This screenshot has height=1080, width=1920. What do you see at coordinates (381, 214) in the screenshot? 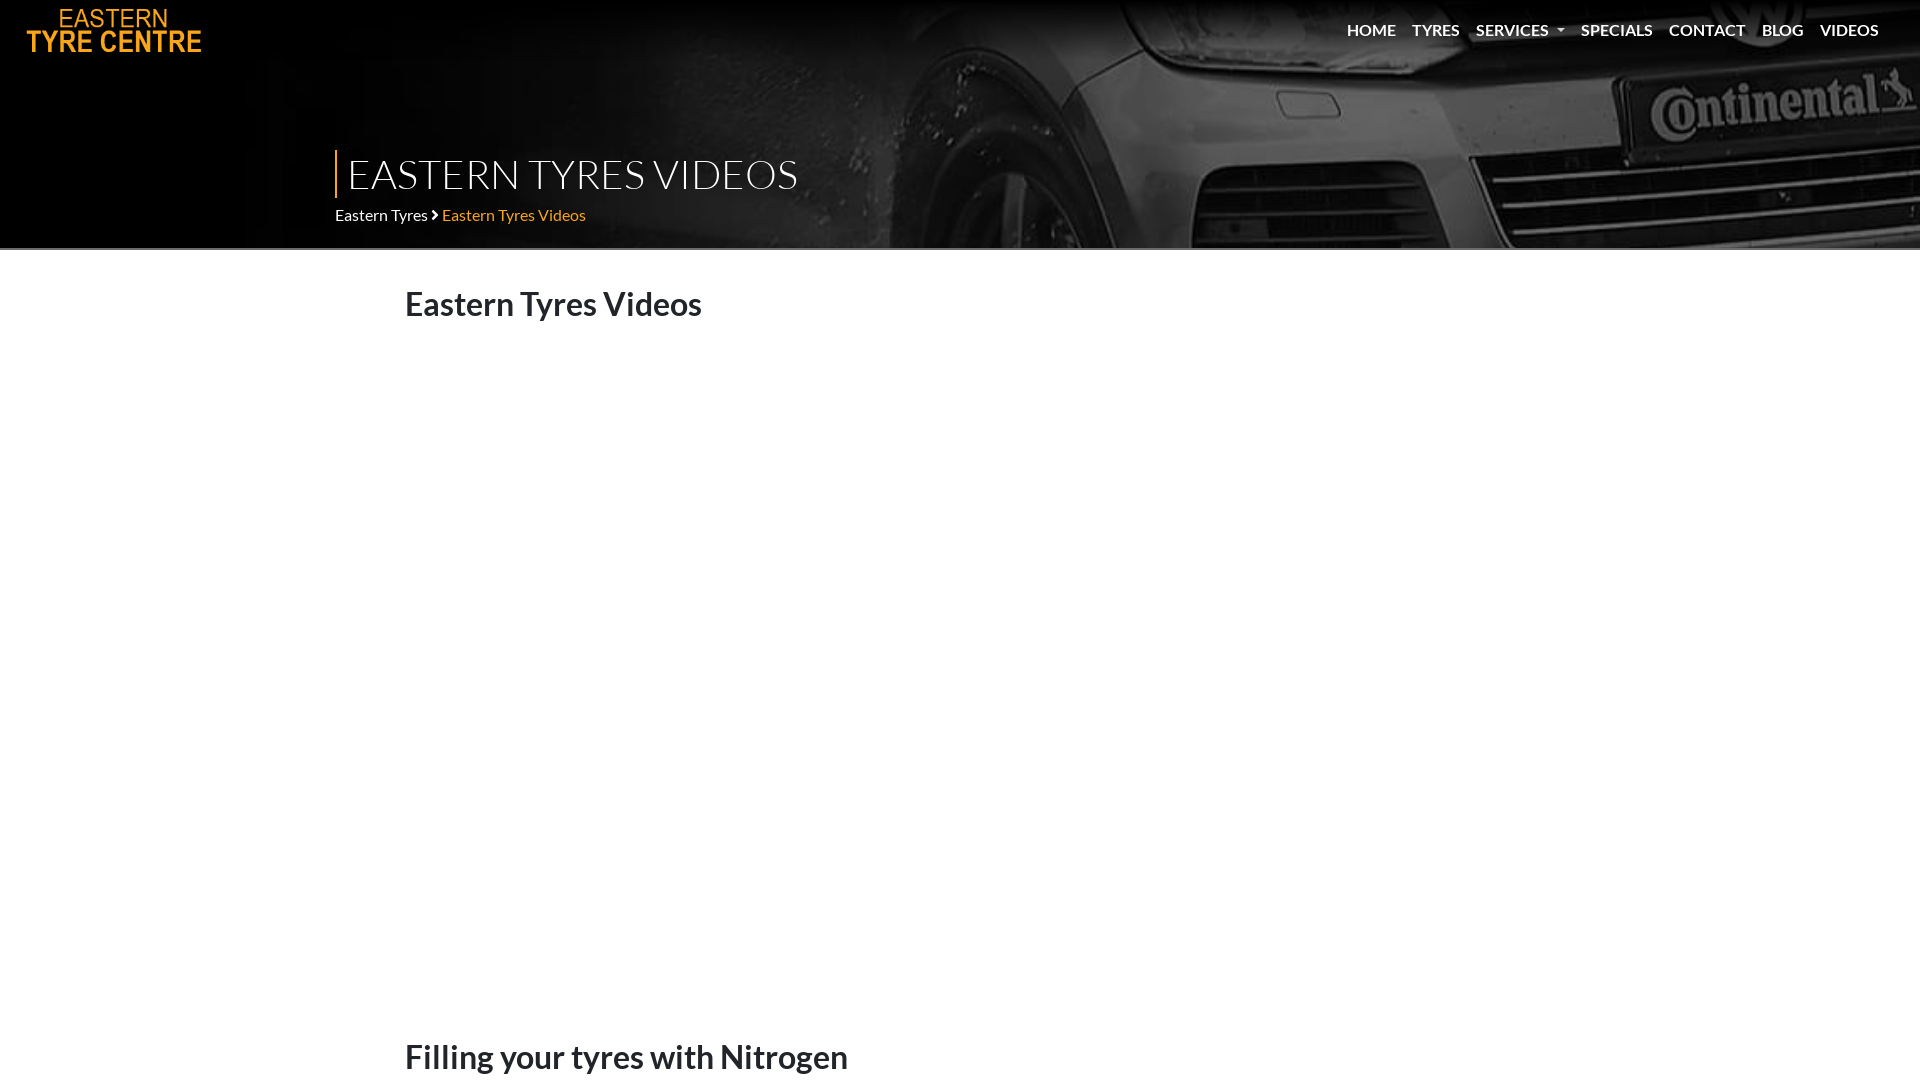
I see `'Eastern Tyres'` at bounding box center [381, 214].